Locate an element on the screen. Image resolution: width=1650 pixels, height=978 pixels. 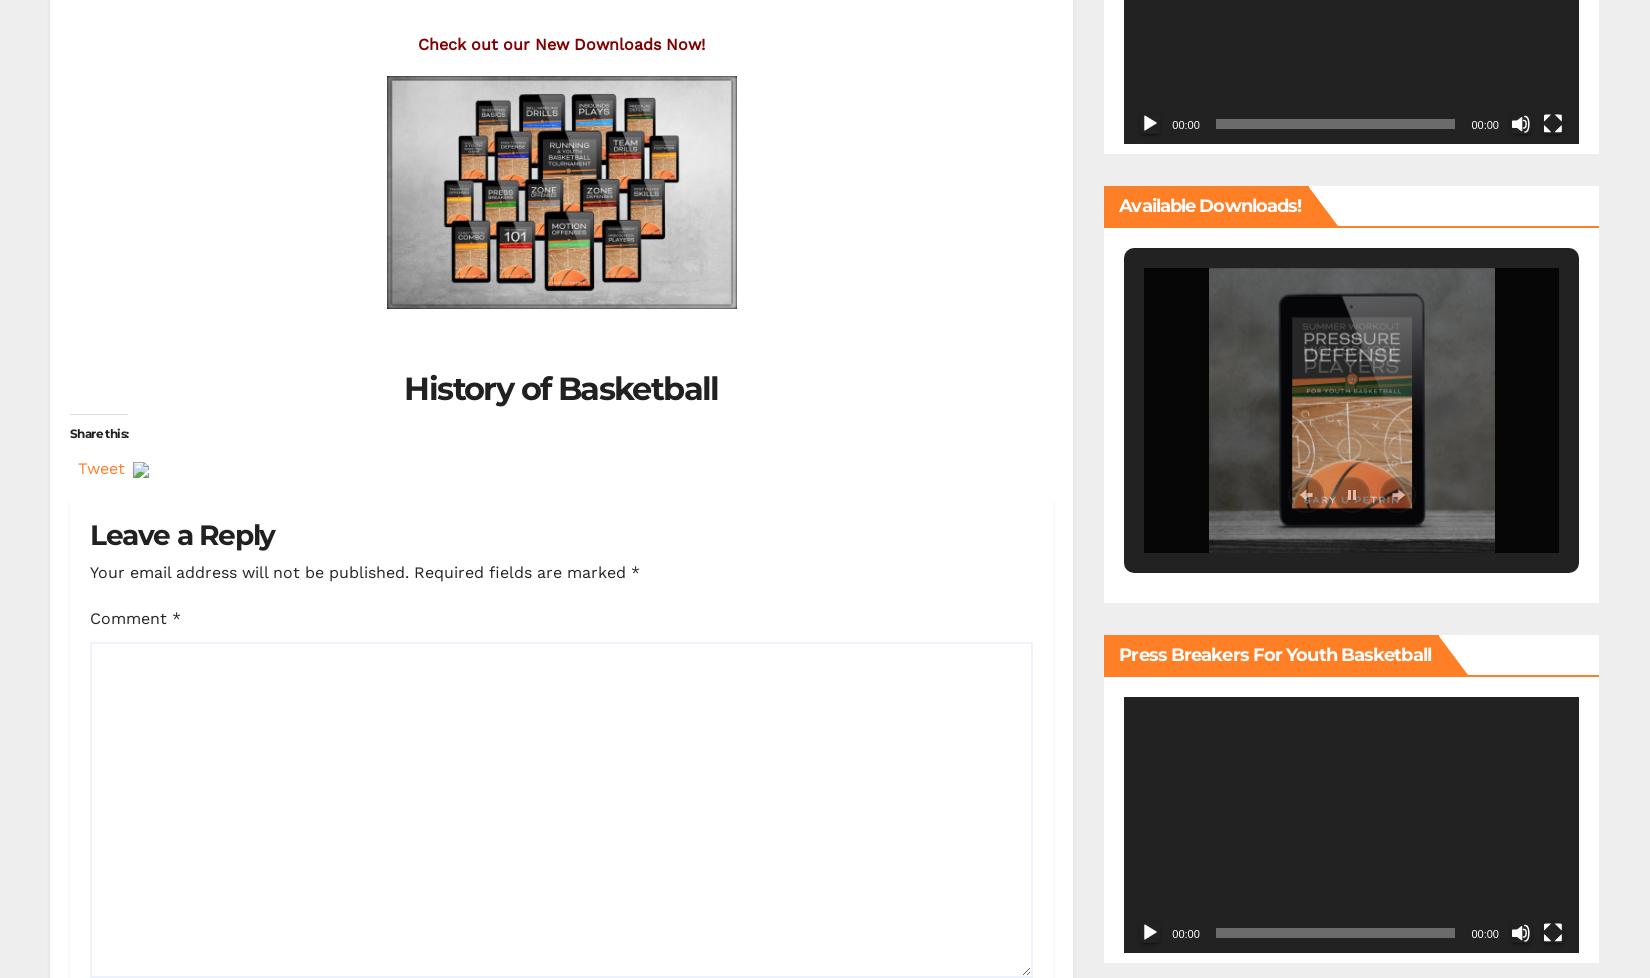
'Check out our New Downloads Now!' is located at coordinates (560, 44).